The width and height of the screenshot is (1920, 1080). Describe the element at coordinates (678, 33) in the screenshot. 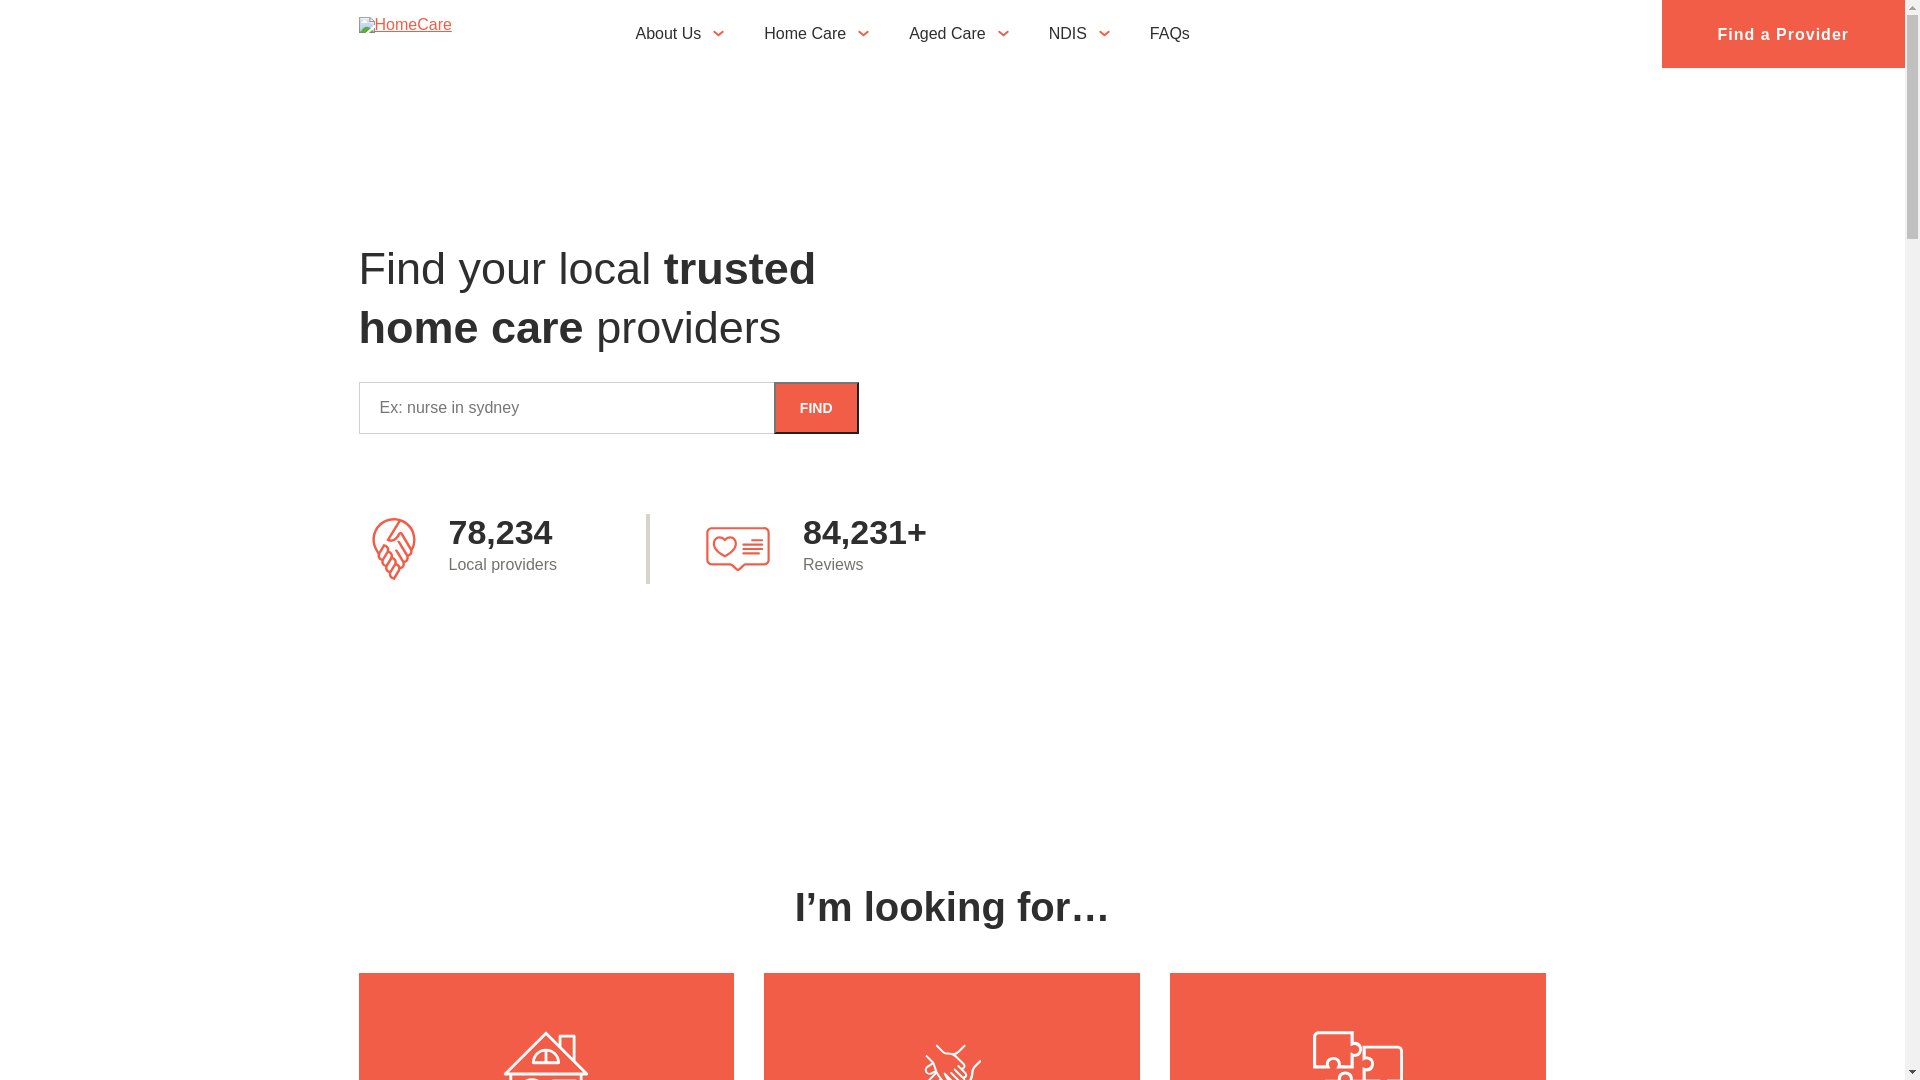

I see `'About Us'` at that location.